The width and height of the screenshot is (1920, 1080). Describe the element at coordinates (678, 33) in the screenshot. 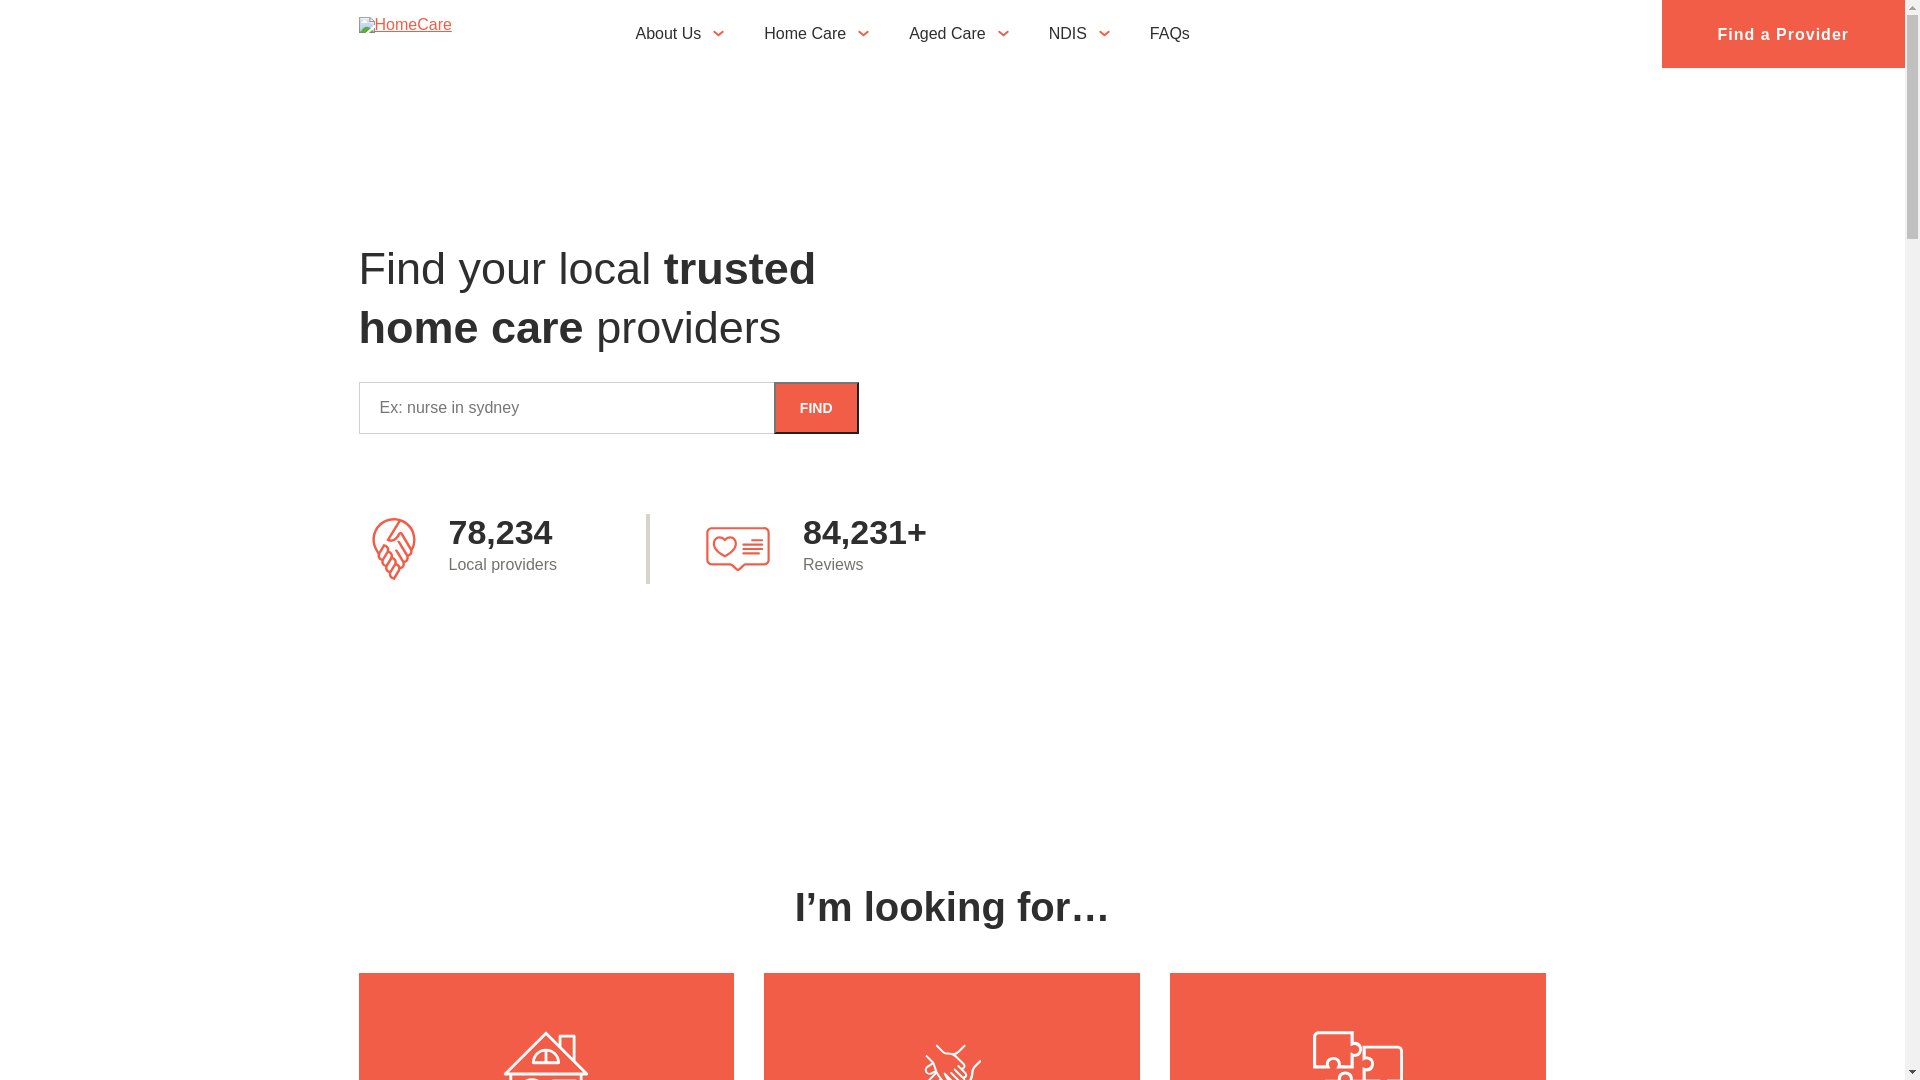

I see `'About Us'` at that location.